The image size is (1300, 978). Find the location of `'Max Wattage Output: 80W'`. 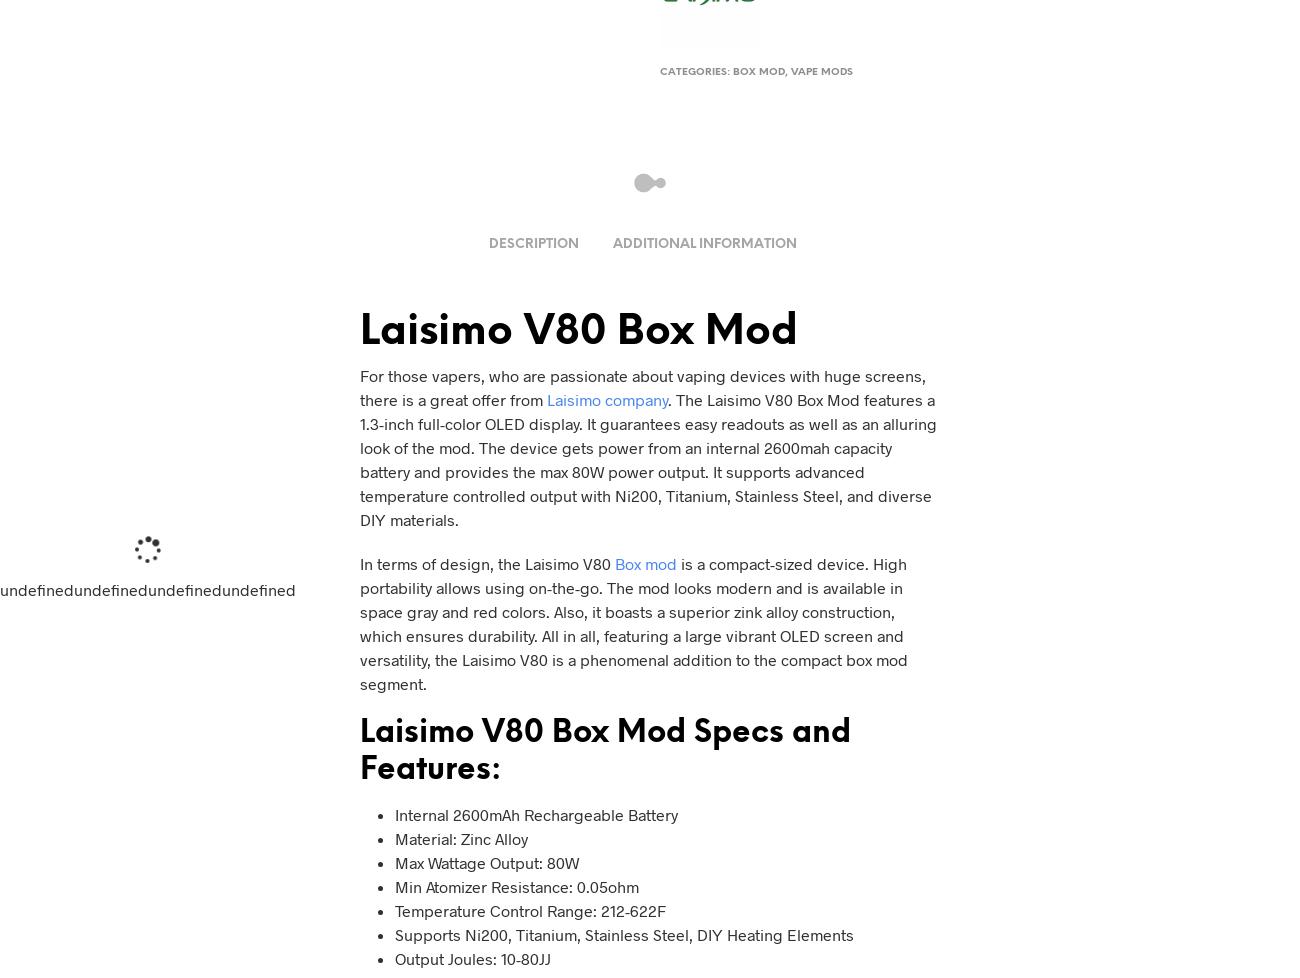

'Max Wattage Output: 80W' is located at coordinates (485, 861).